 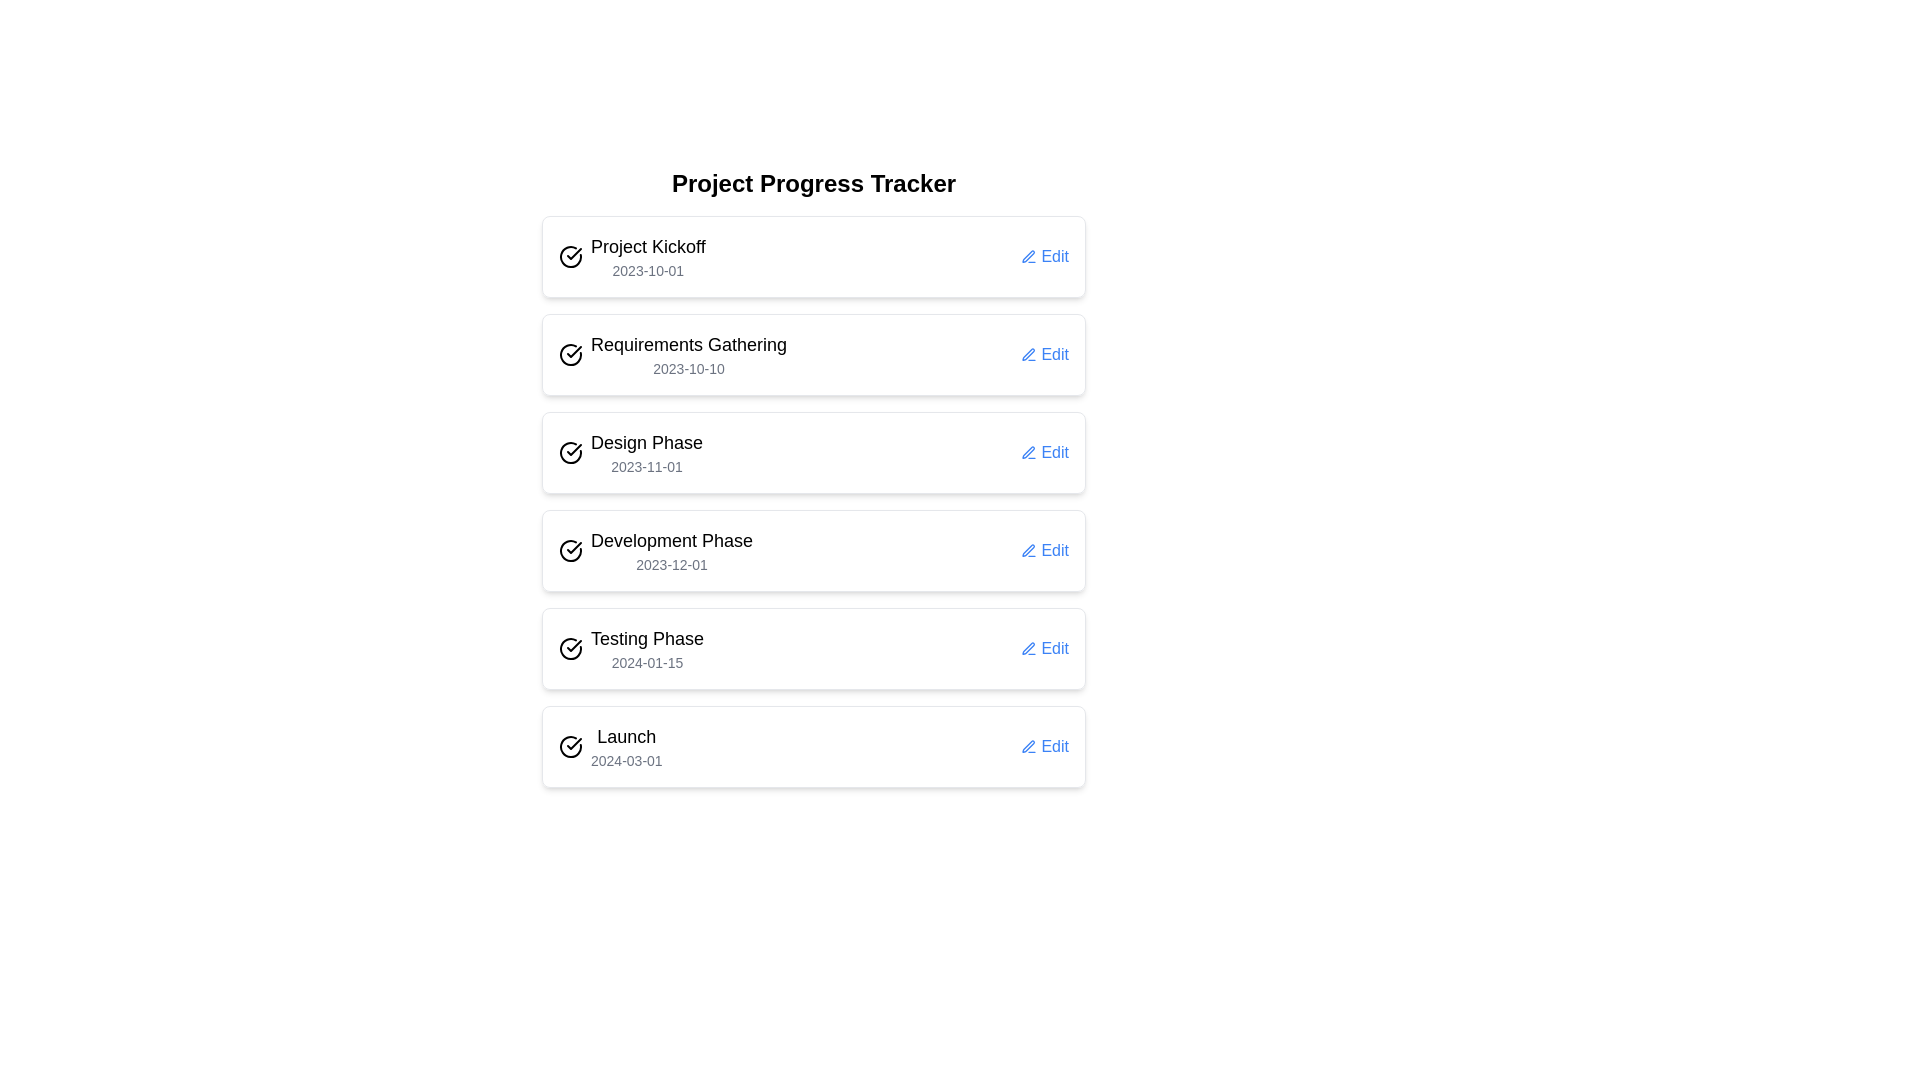 I want to click on the circular icon with a checkmark located to the left of the text 'Project Kickoff' and above '2023-10-01', so click(x=570, y=256).